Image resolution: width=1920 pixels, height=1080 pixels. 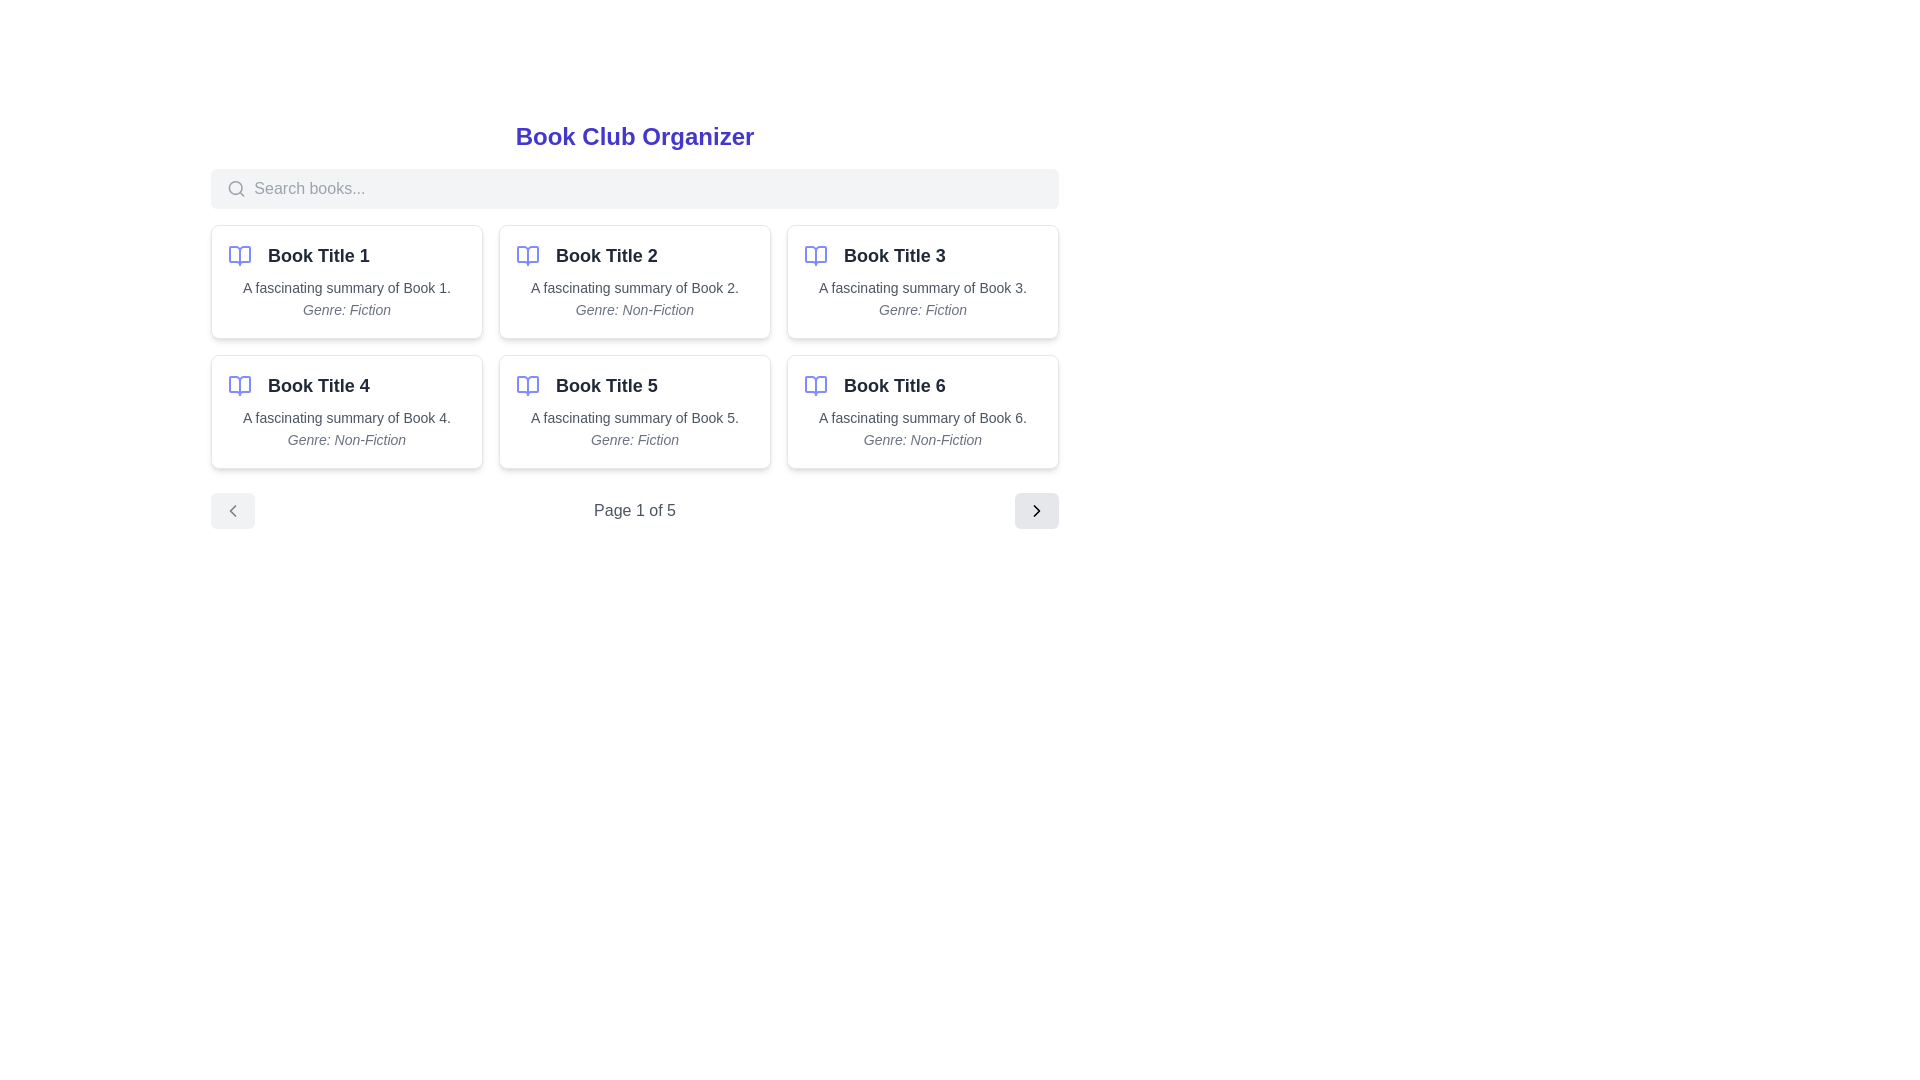 I want to click on the card associated with the icon resembling an open book located to the left of the text 'Book Title 1' in the top left area of the grid layout, so click(x=240, y=254).